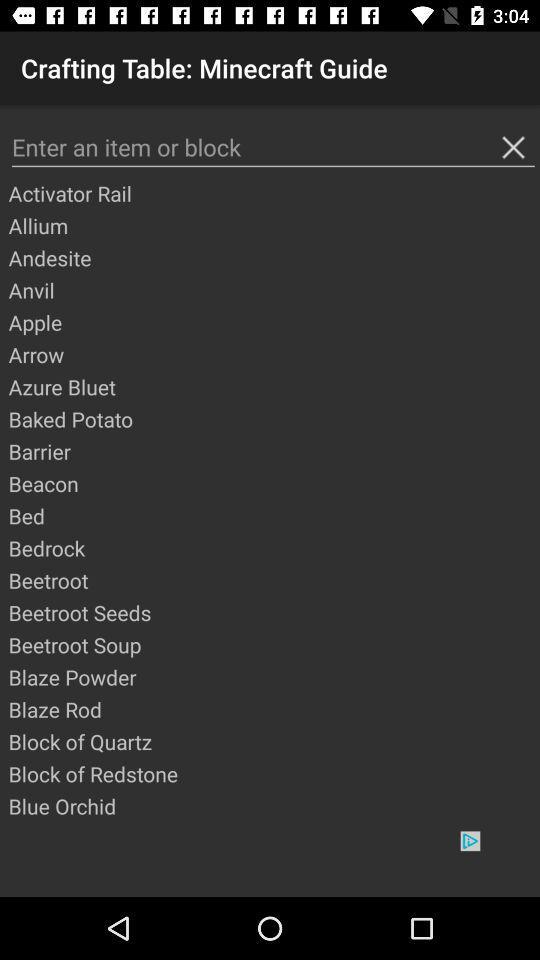 This screenshot has height=960, width=540. What do you see at coordinates (272, 482) in the screenshot?
I see `app below barrier icon` at bounding box center [272, 482].